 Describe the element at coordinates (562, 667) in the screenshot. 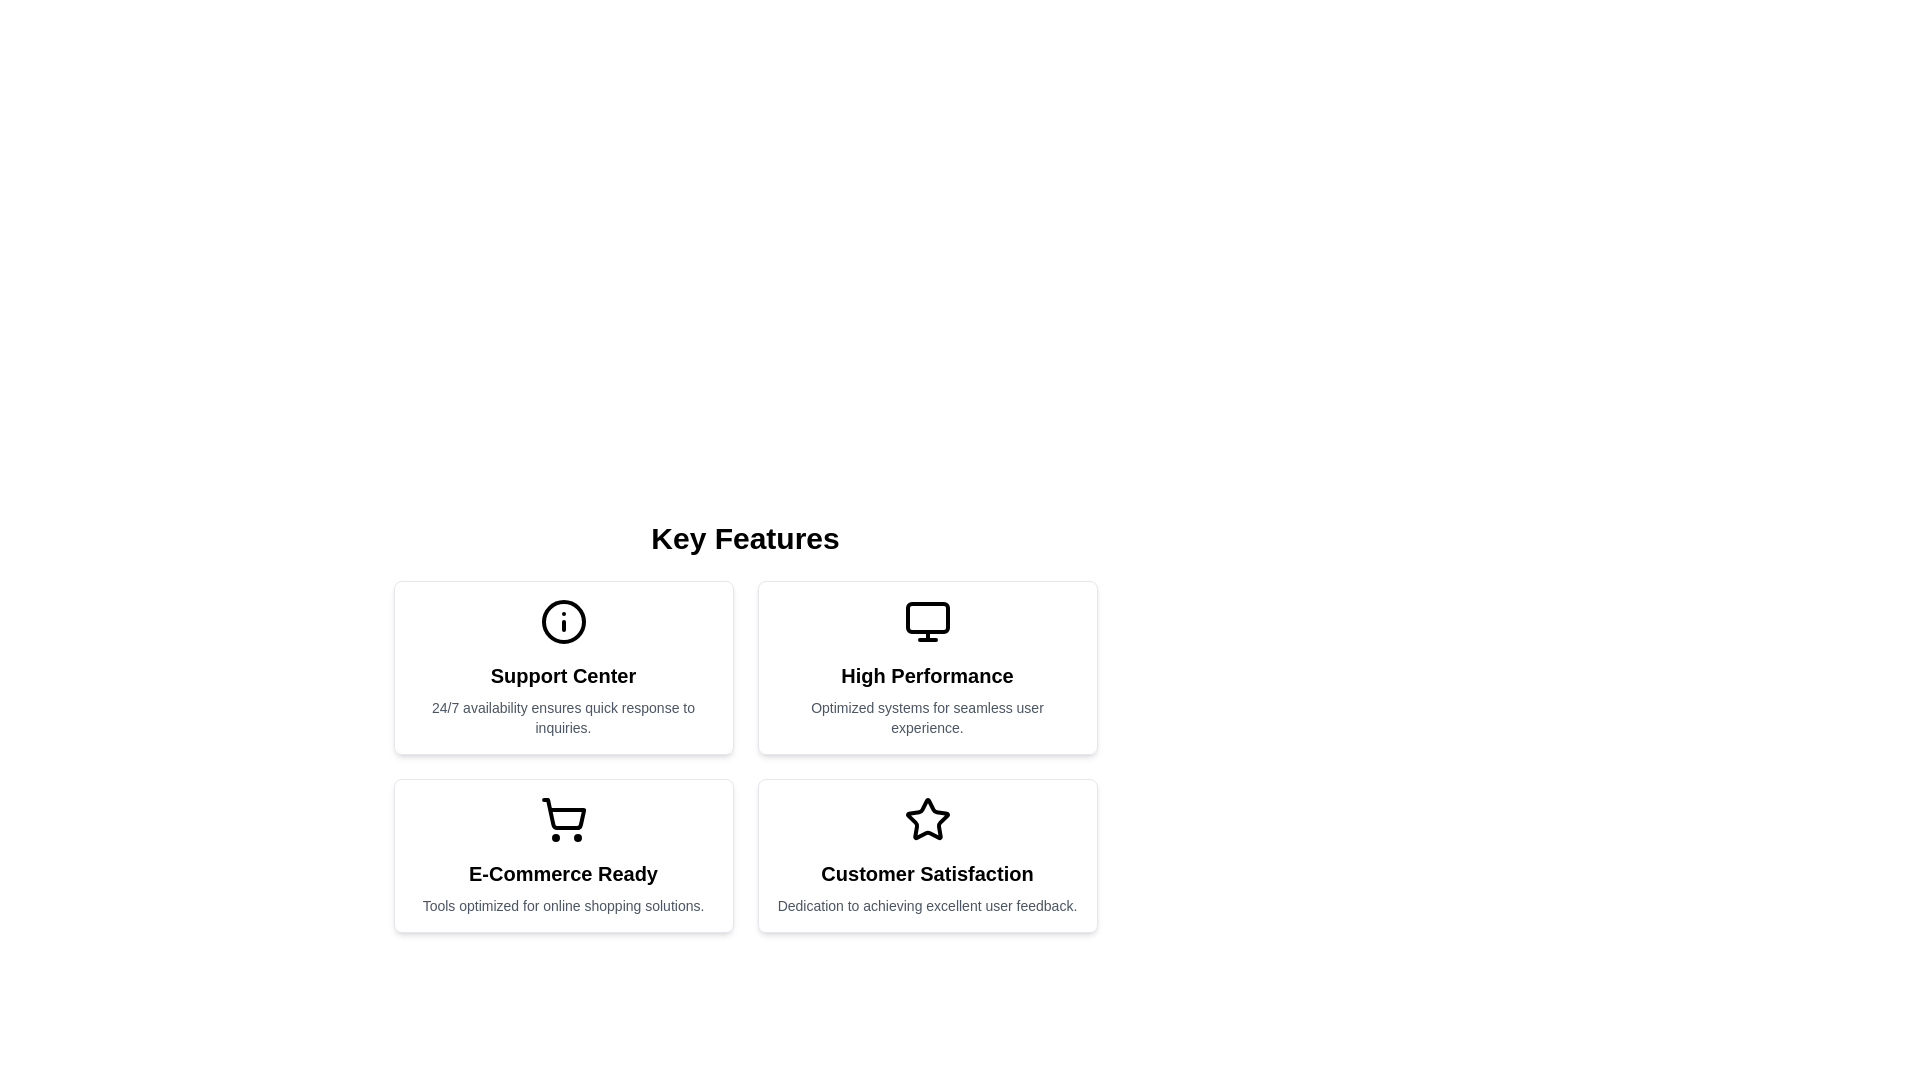

I see `the Informational Card in the top-left corner of the grid layout` at that location.